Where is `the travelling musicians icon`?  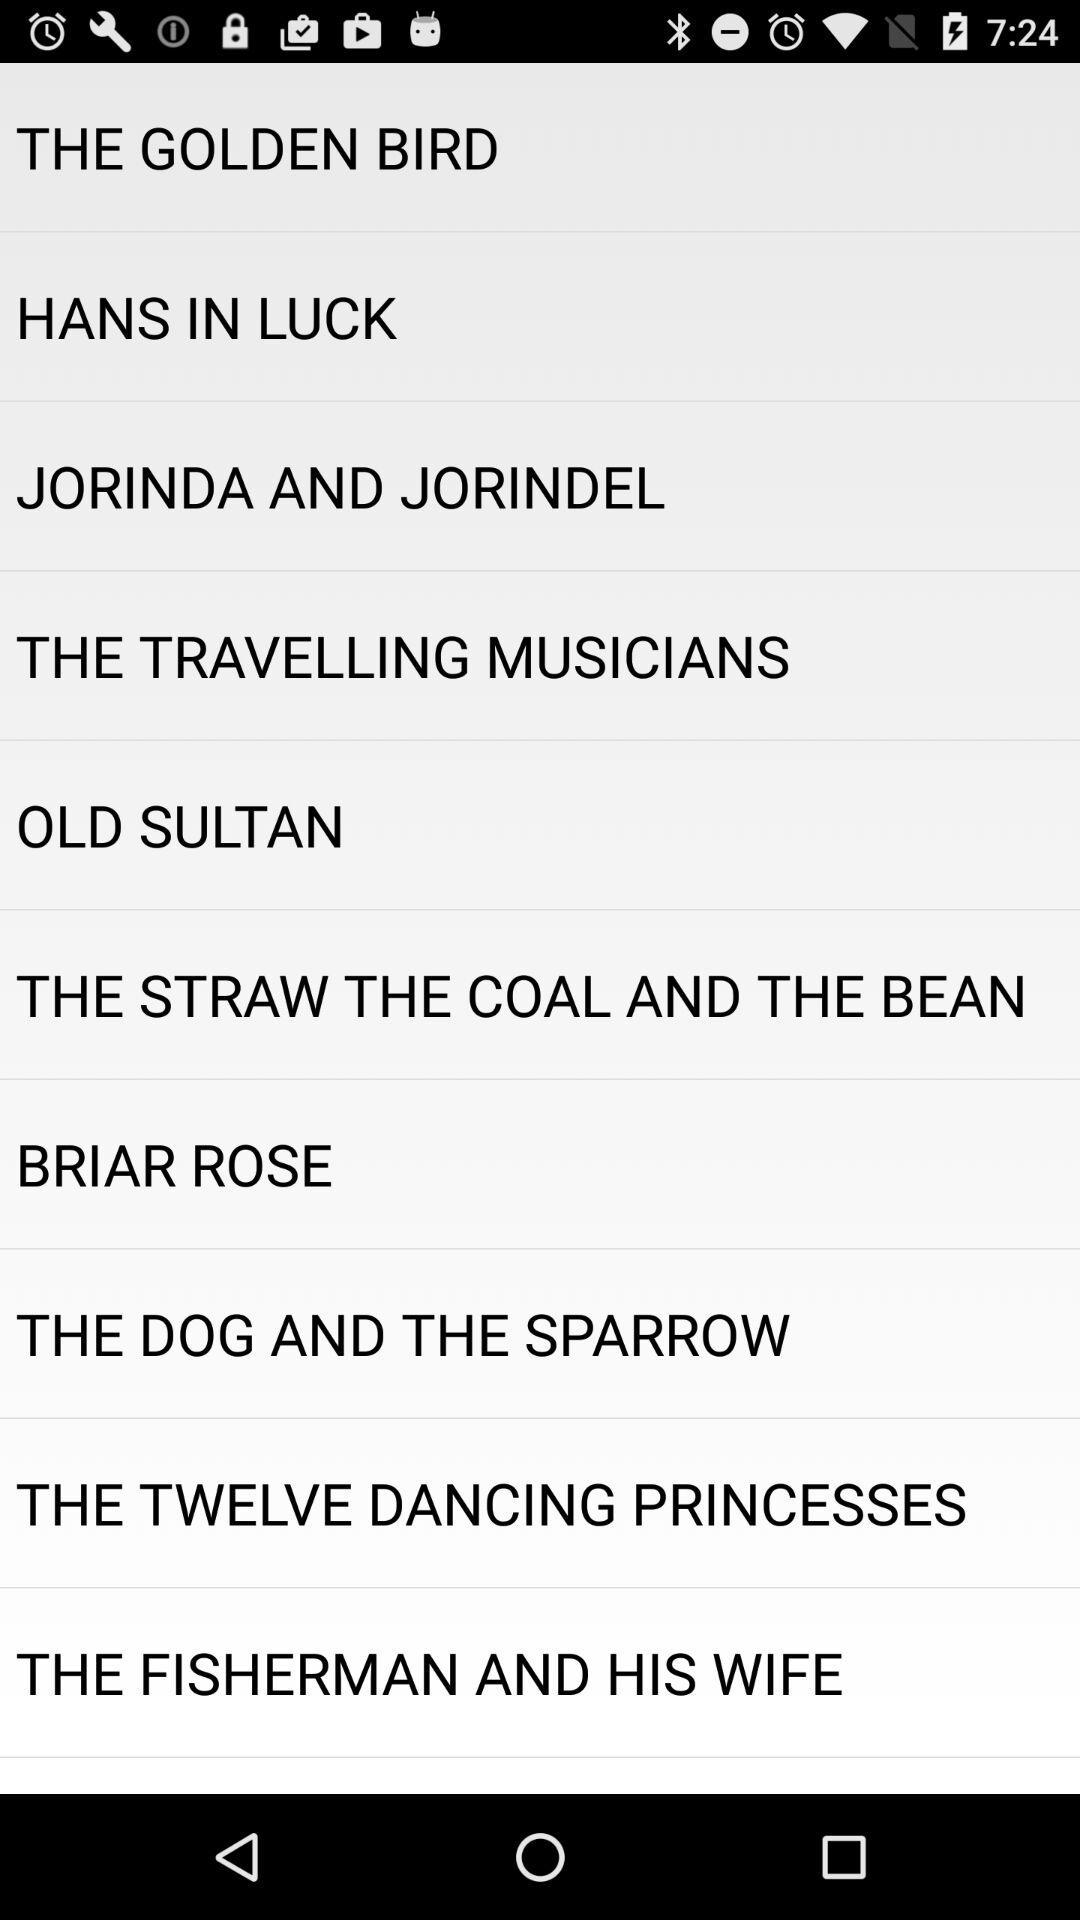 the travelling musicians icon is located at coordinates (540, 655).